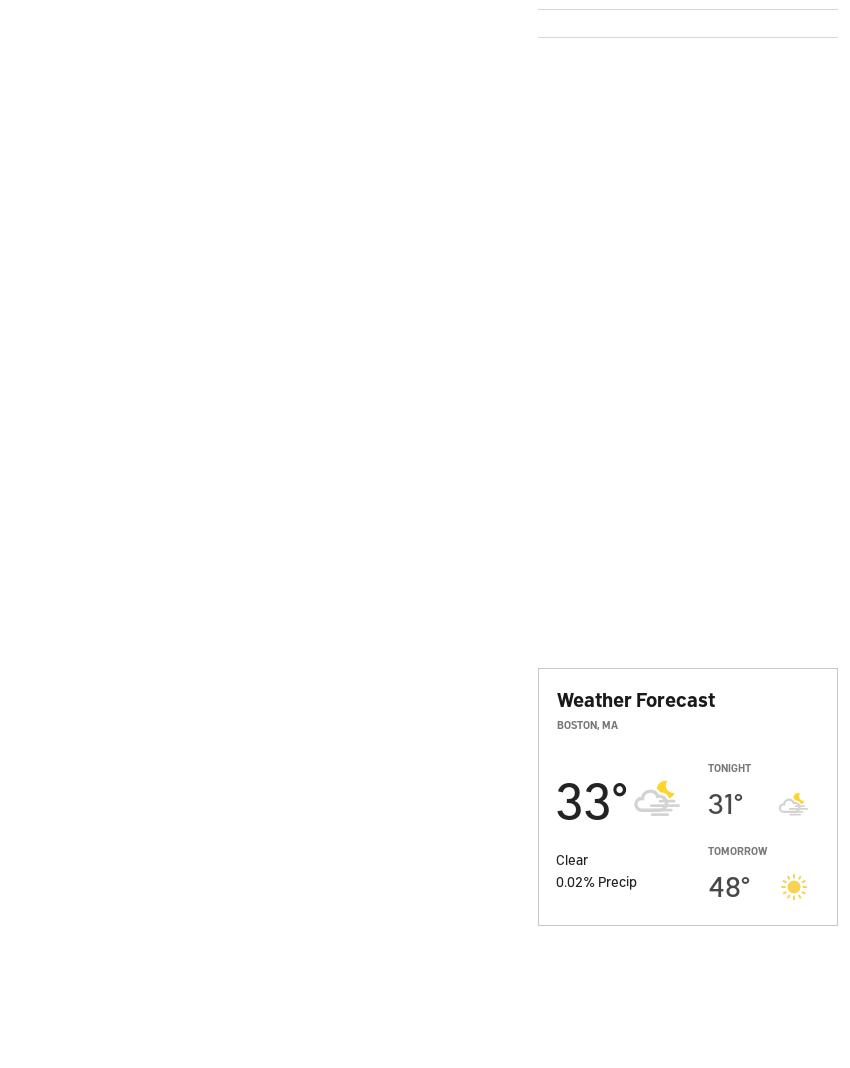 The height and width of the screenshot is (1068, 850). What do you see at coordinates (634, 699) in the screenshot?
I see `'Weather Forecast'` at bounding box center [634, 699].